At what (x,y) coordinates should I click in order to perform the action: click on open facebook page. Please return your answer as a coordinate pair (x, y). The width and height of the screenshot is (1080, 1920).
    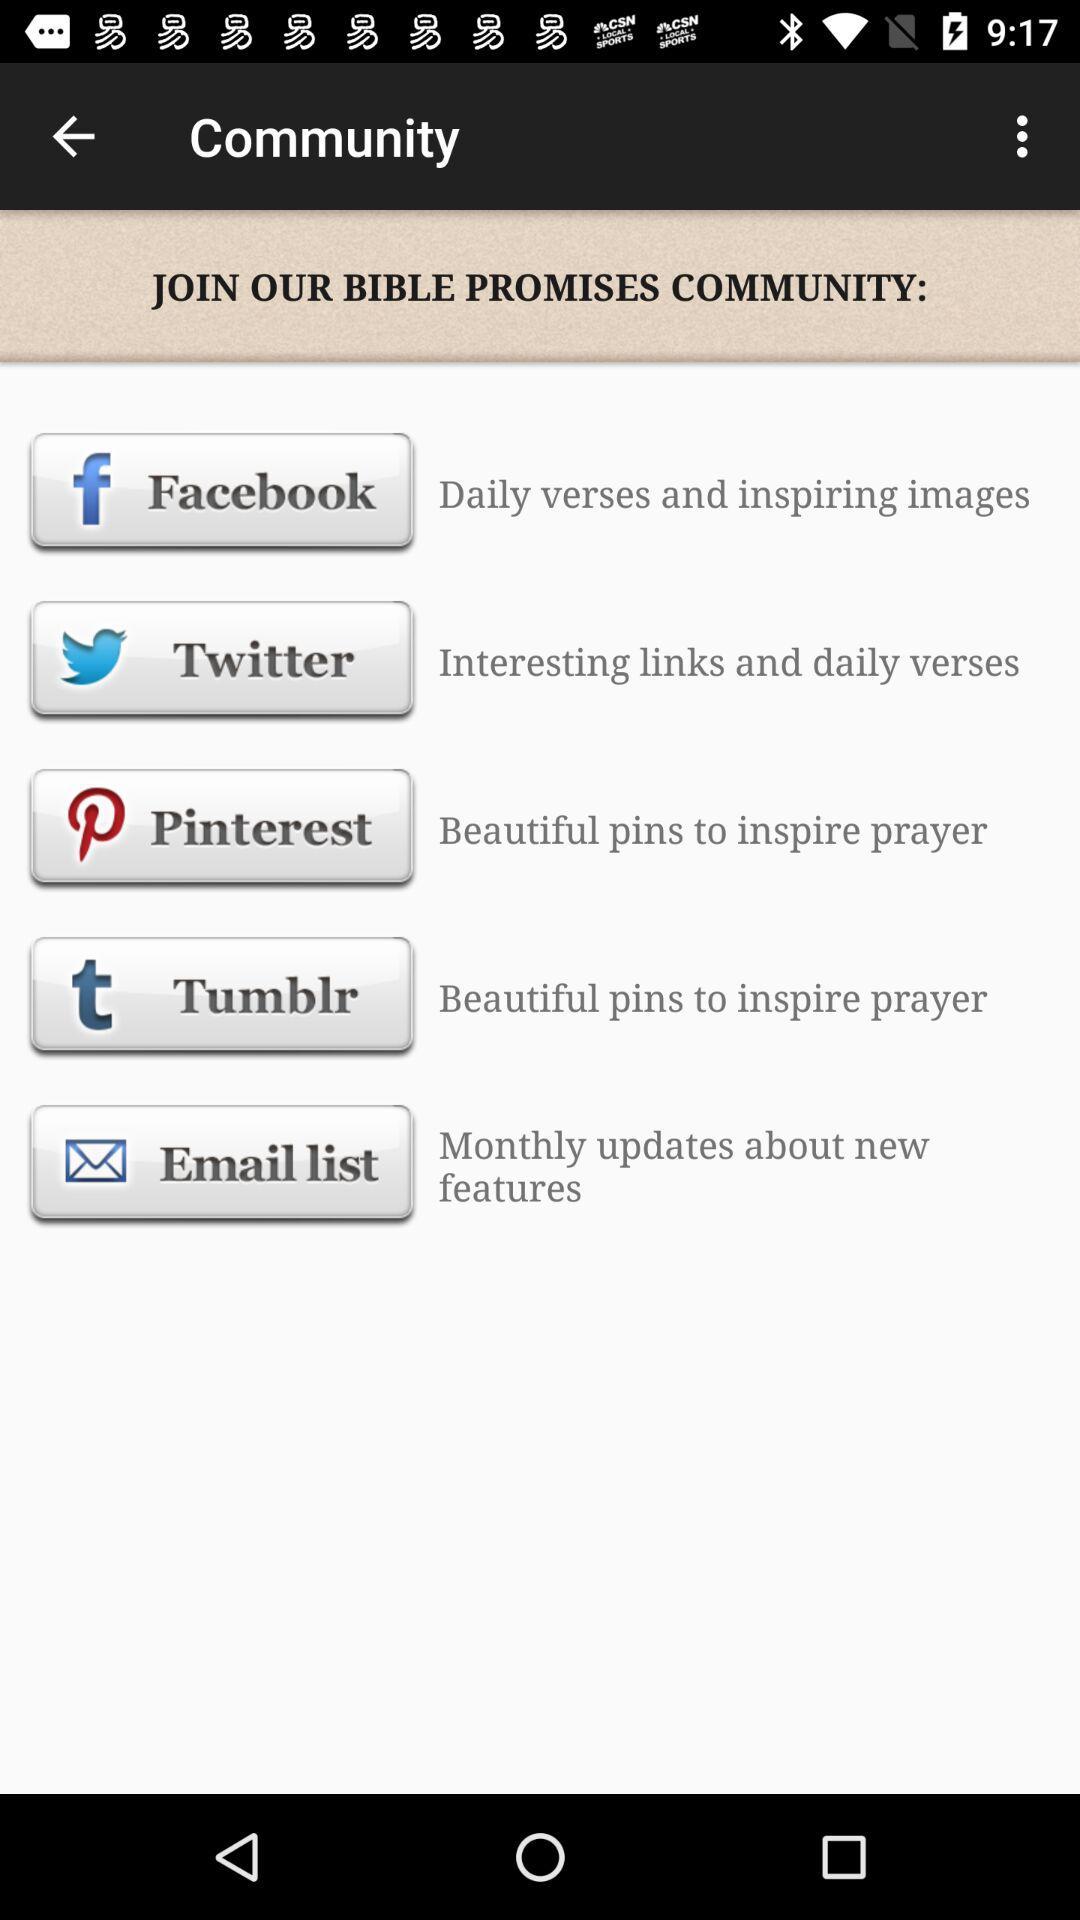
    Looking at the image, I should click on (222, 493).